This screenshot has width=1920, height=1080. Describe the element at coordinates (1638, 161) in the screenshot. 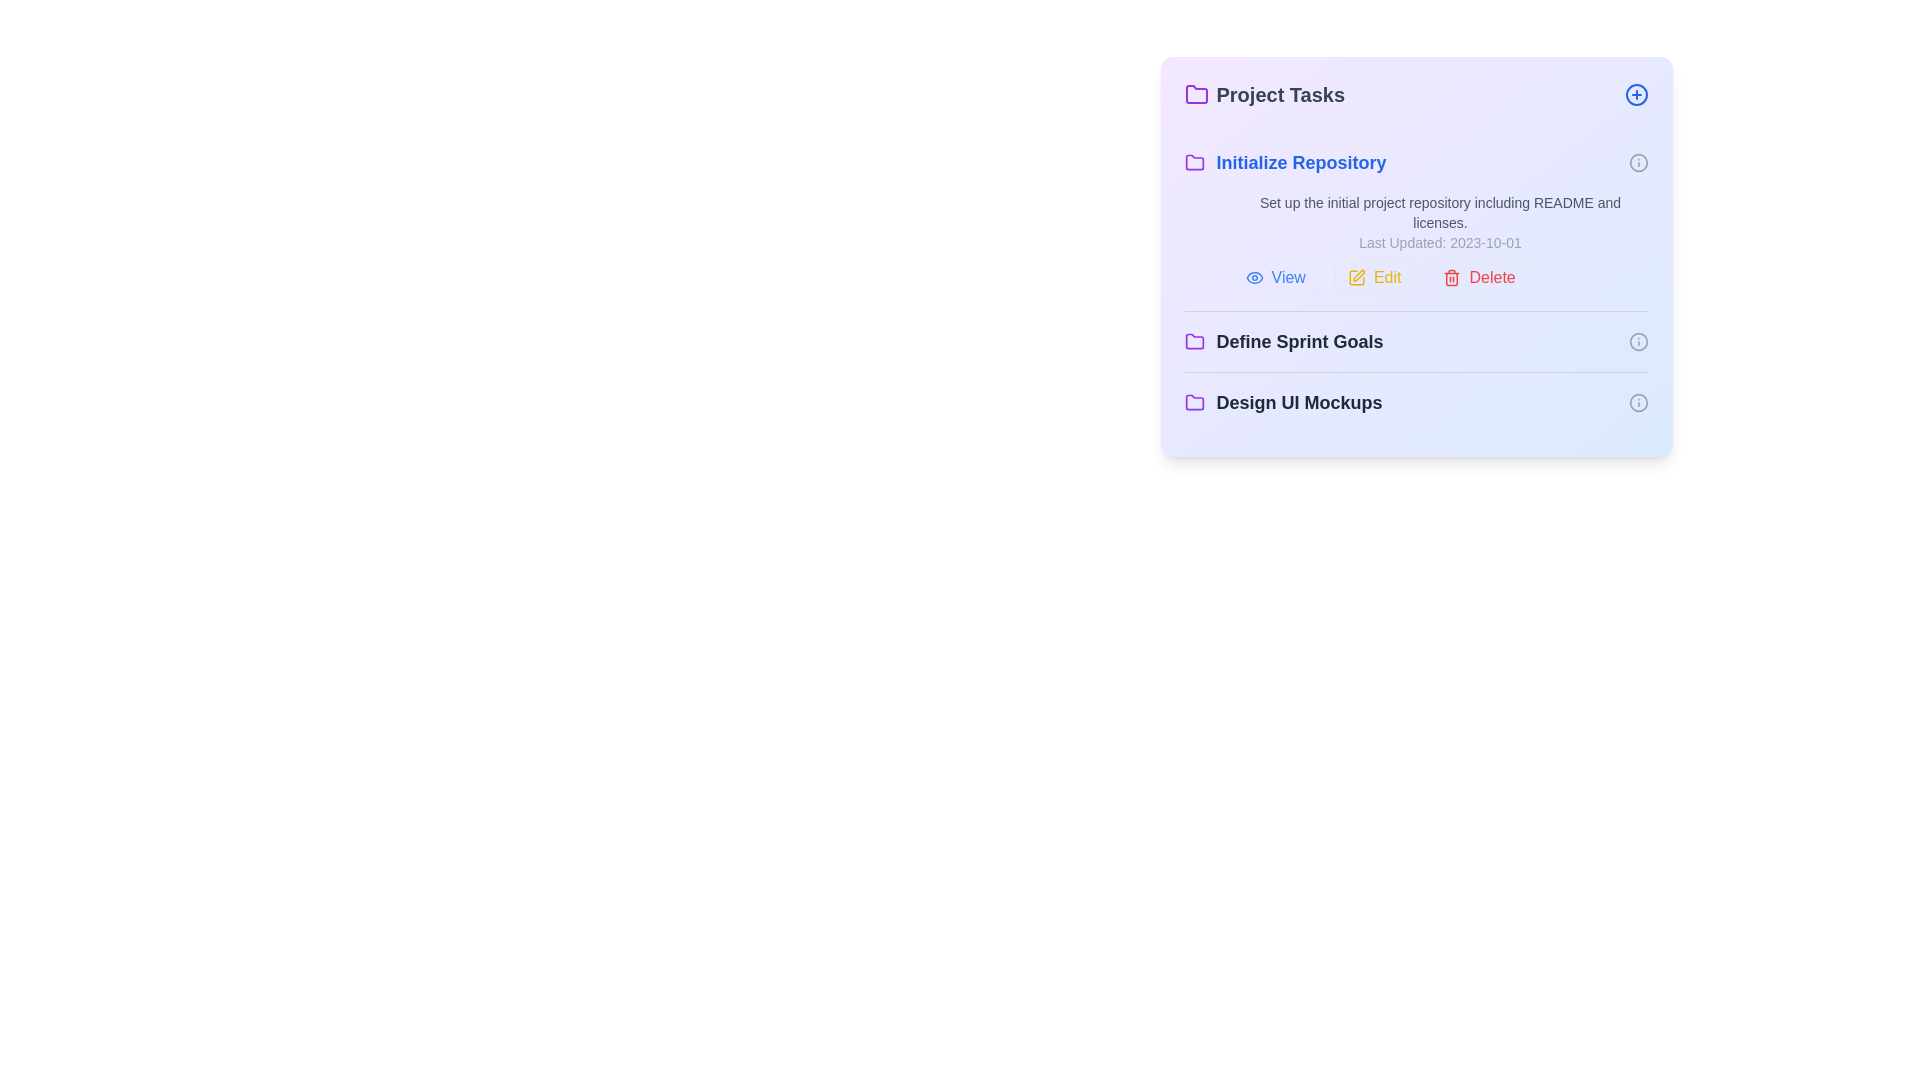

I see `the gray stroked circular icon located within the vertical sidebar arrangement` at that location.